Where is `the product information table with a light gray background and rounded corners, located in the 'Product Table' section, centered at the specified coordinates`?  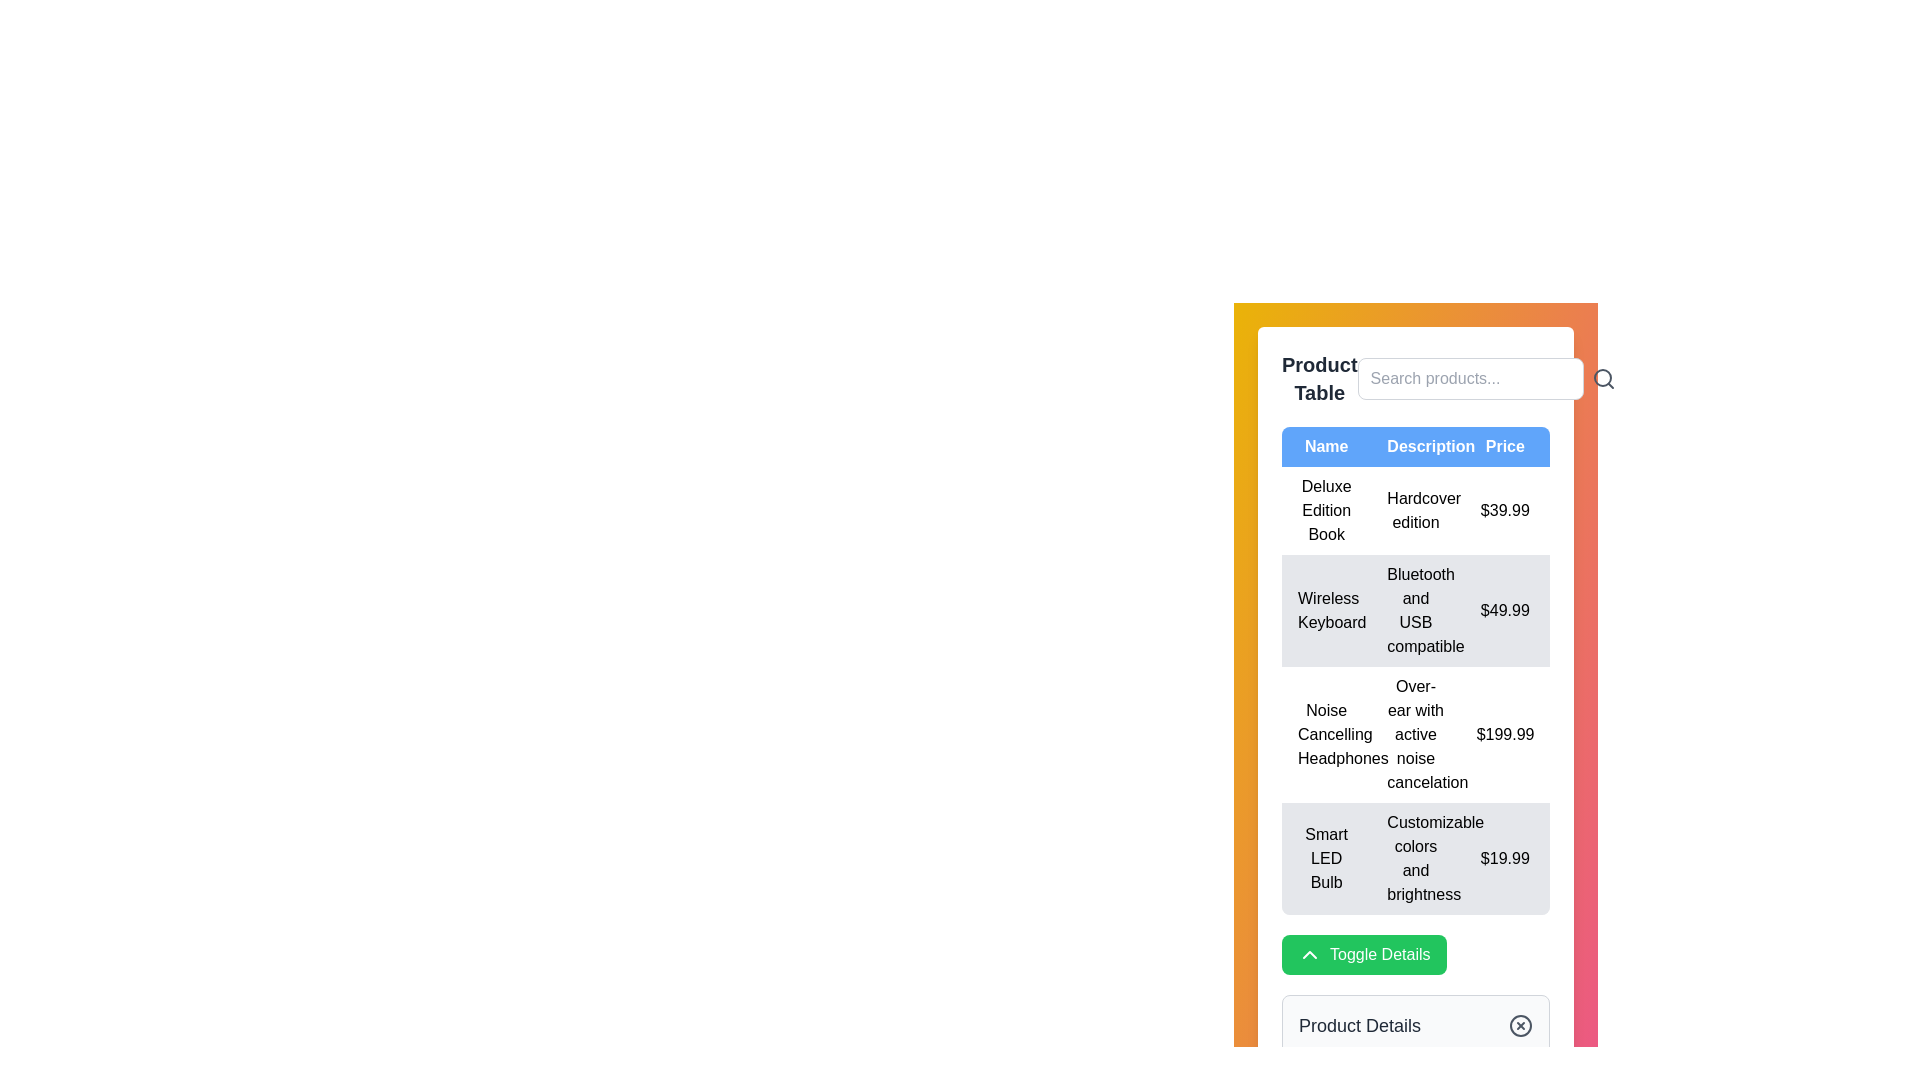 the product information table with a light gray background and rounded corners, located in the 'Product Table' section, centered at the specified coordinates is located at coordinates (1415, 671).